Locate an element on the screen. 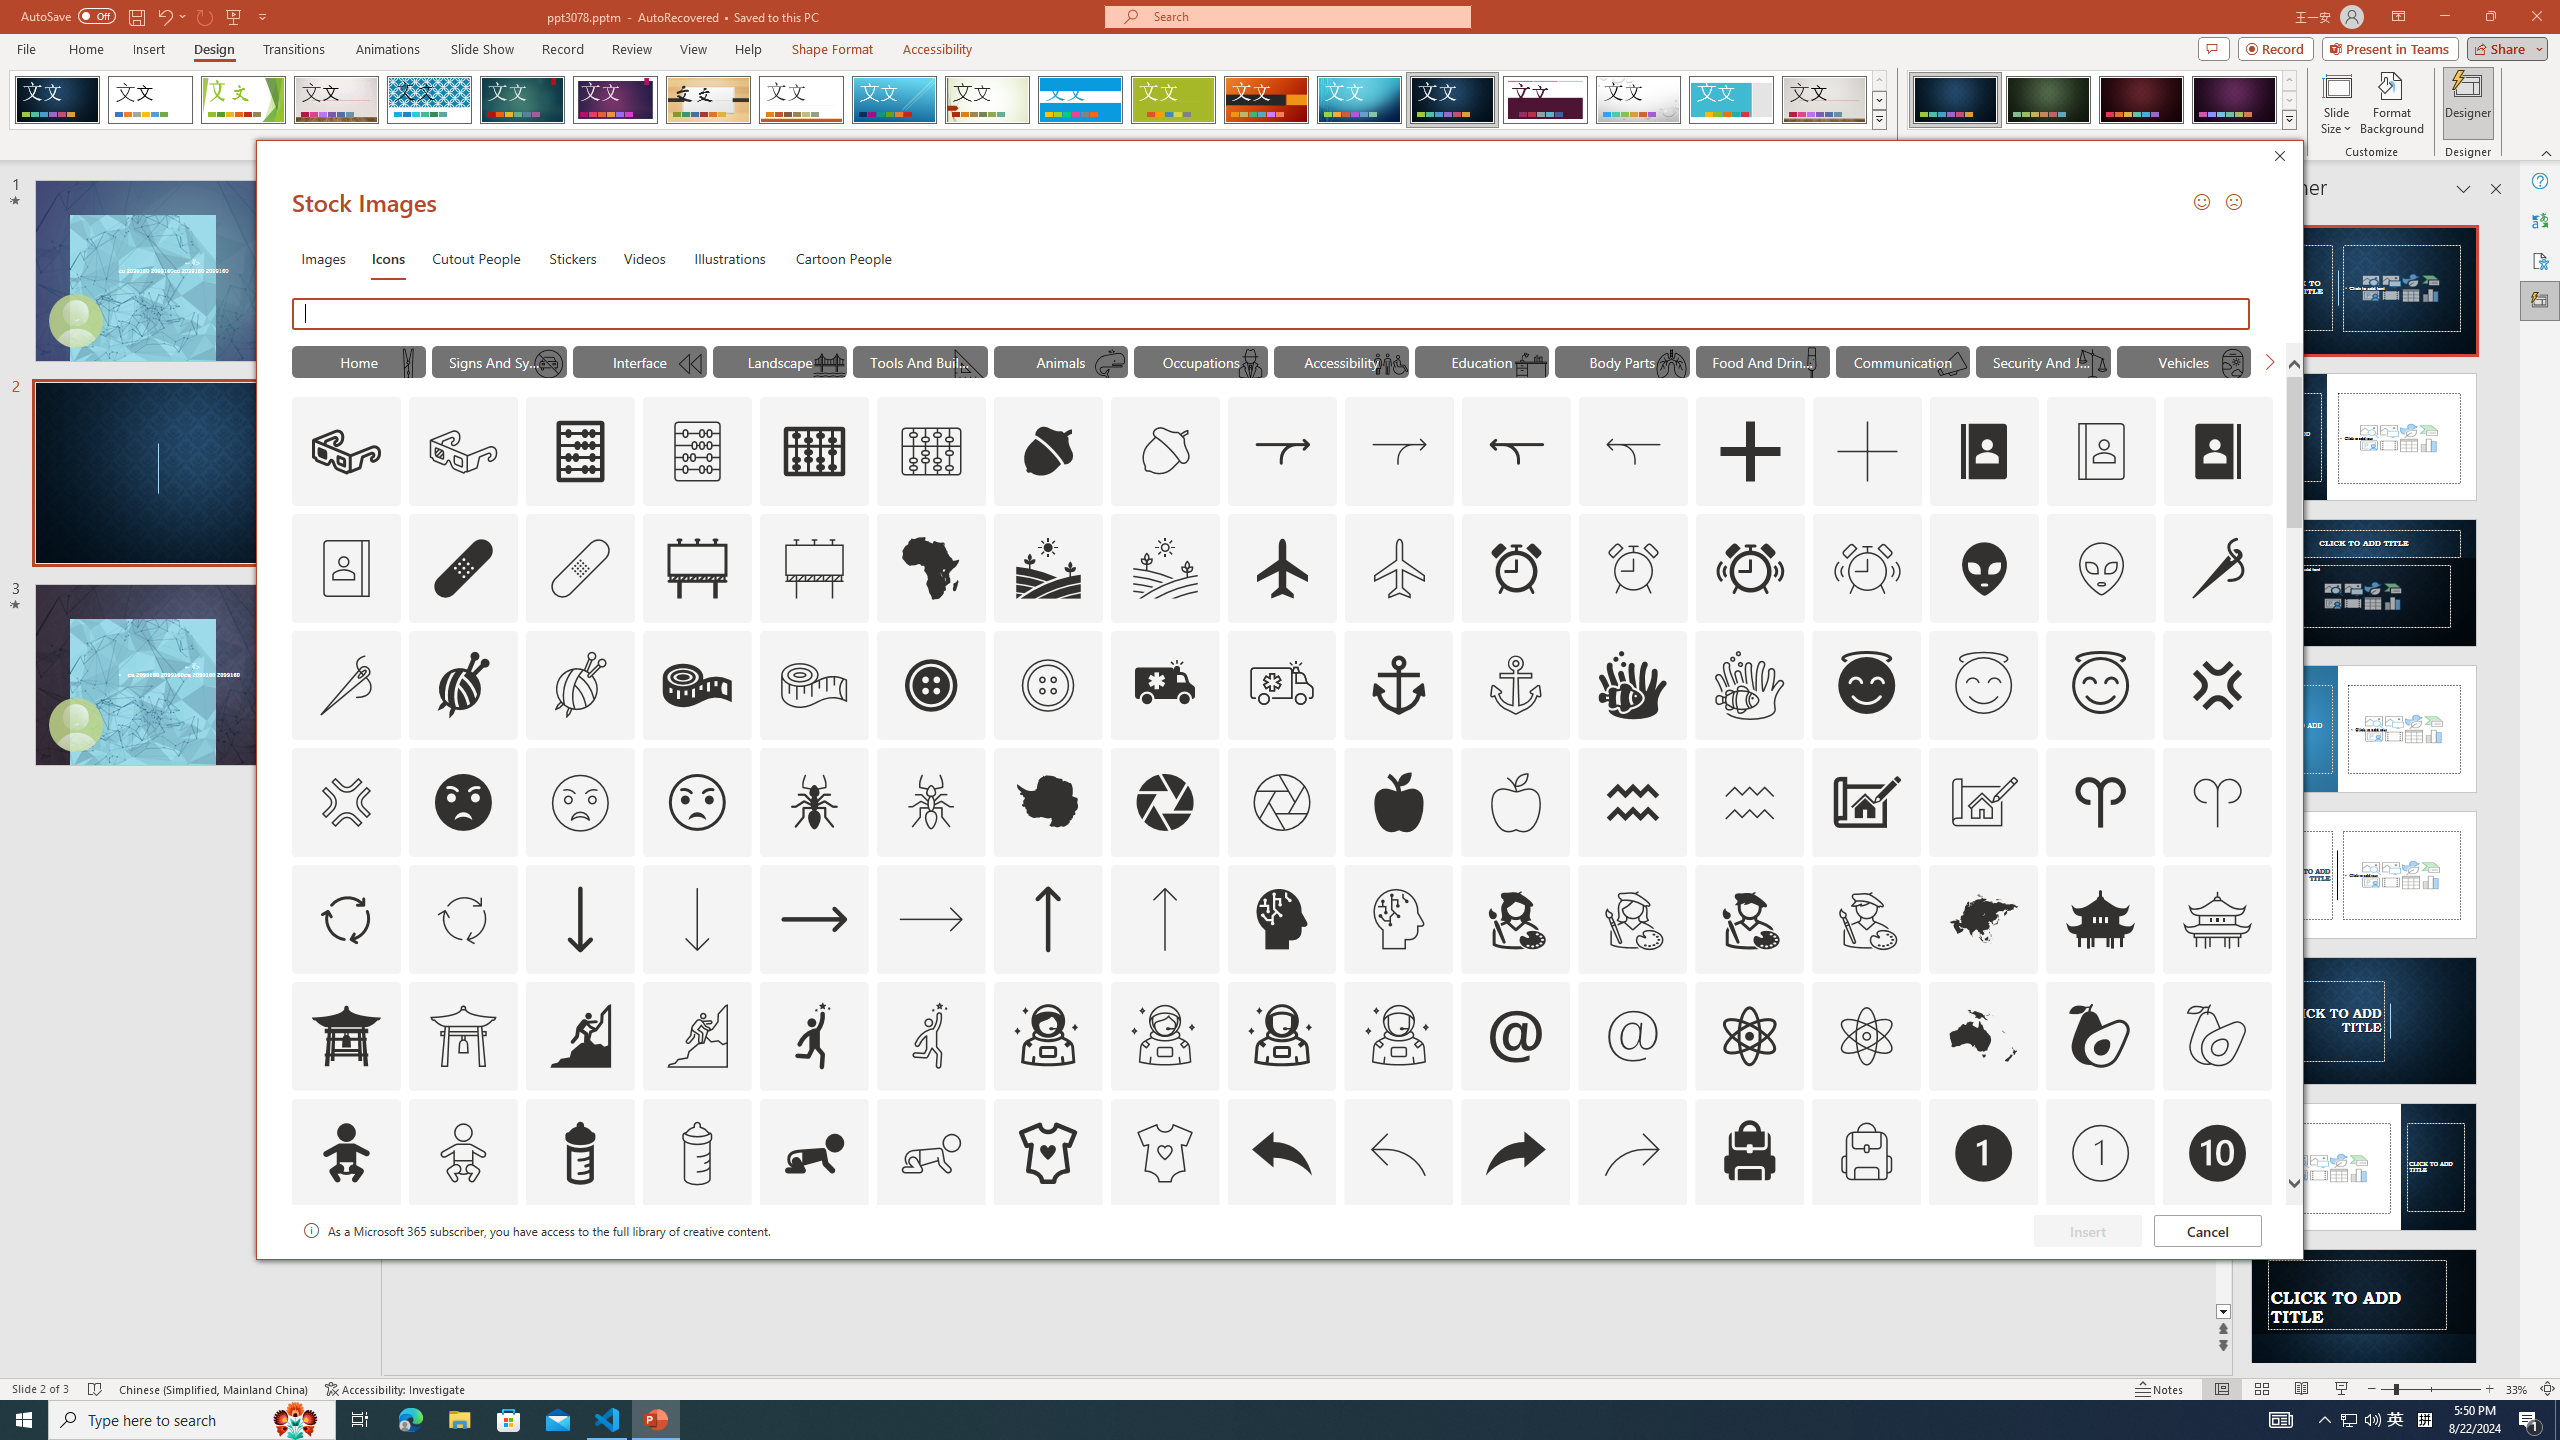  'AutomationID: Icons_Agriculture_M' is located at coordinates (1165, 567).